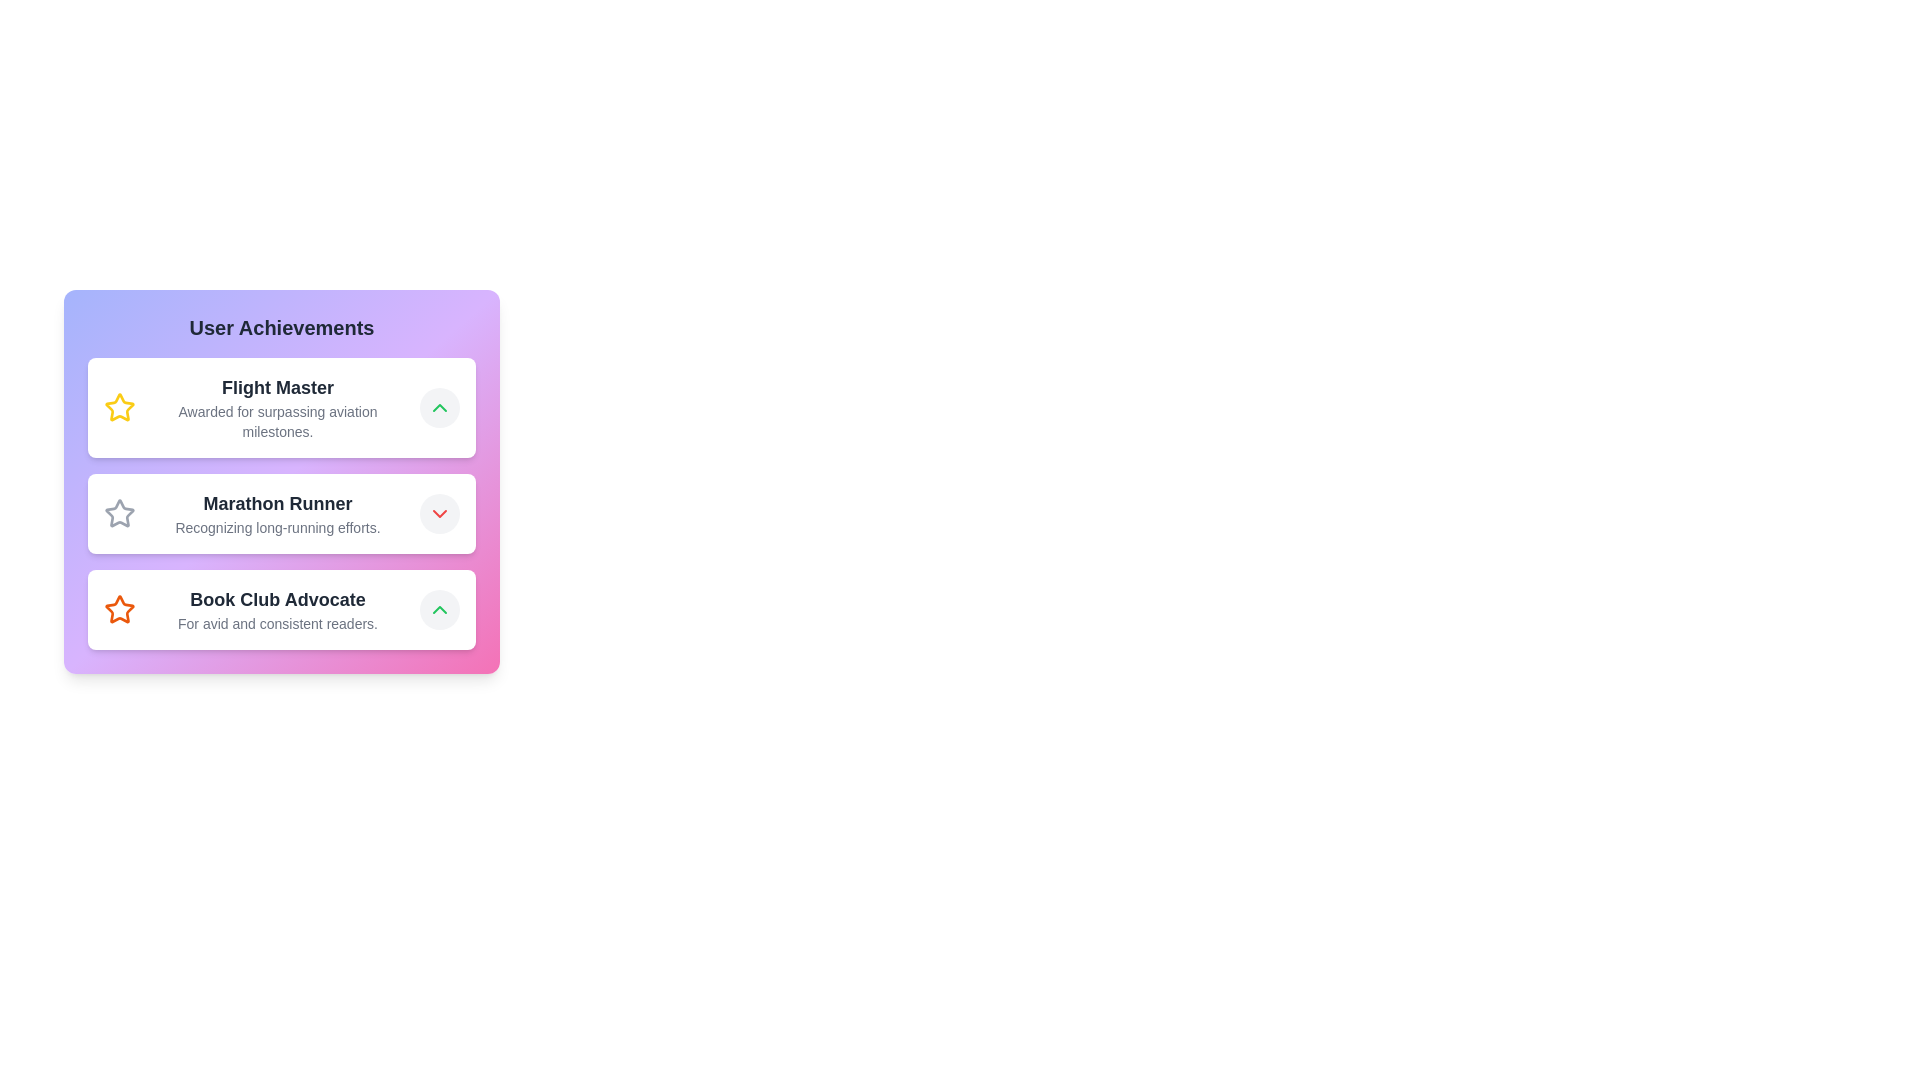 The image size is (1920, 1080). I want to click on the descriptive text located directly below the title 'Book Club Advocate' within the third card from the top in the 'User Achievements' section, so click(277, 623).